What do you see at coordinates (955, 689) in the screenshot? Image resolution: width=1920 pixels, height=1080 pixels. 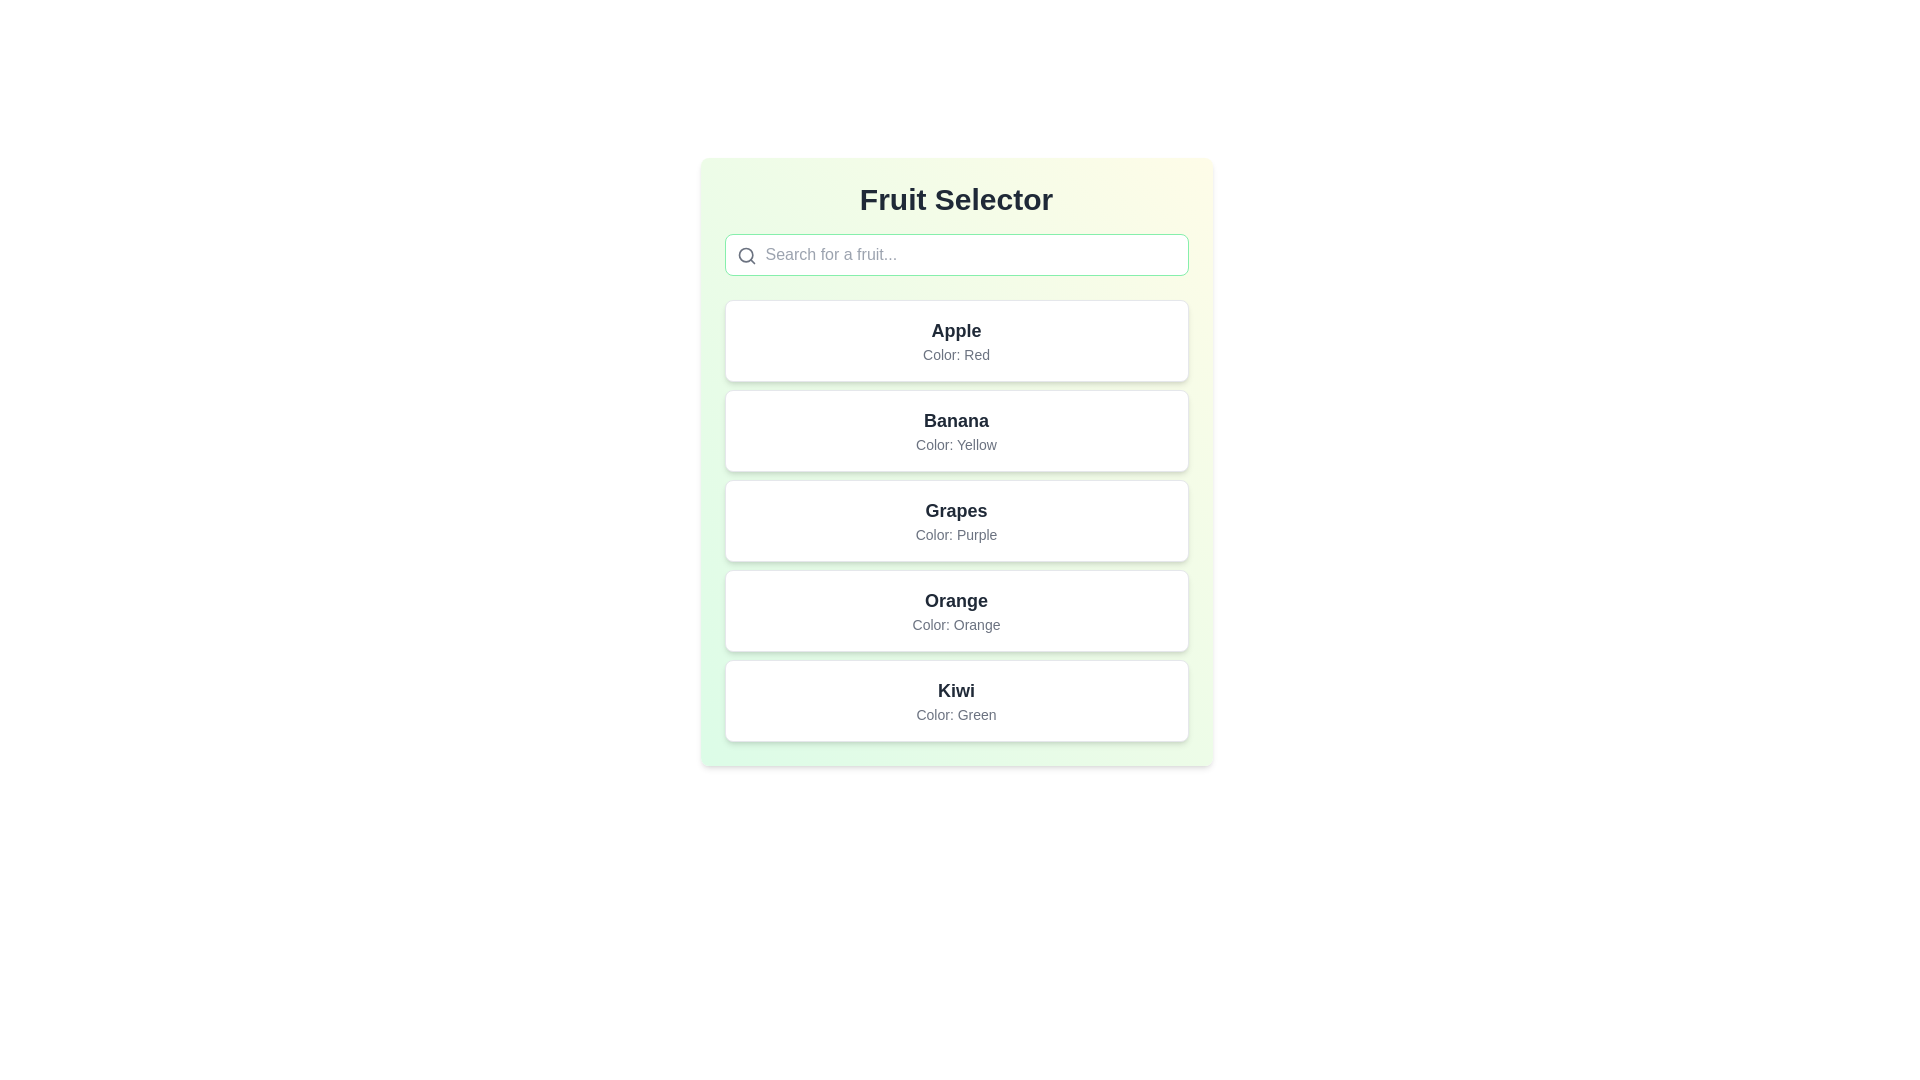 I see `the text label displaying the name 'Kiwi' which is located in the fifth card of the fruit options, positioned above the text 'Color: Green'` at bounding box center [955, 689].